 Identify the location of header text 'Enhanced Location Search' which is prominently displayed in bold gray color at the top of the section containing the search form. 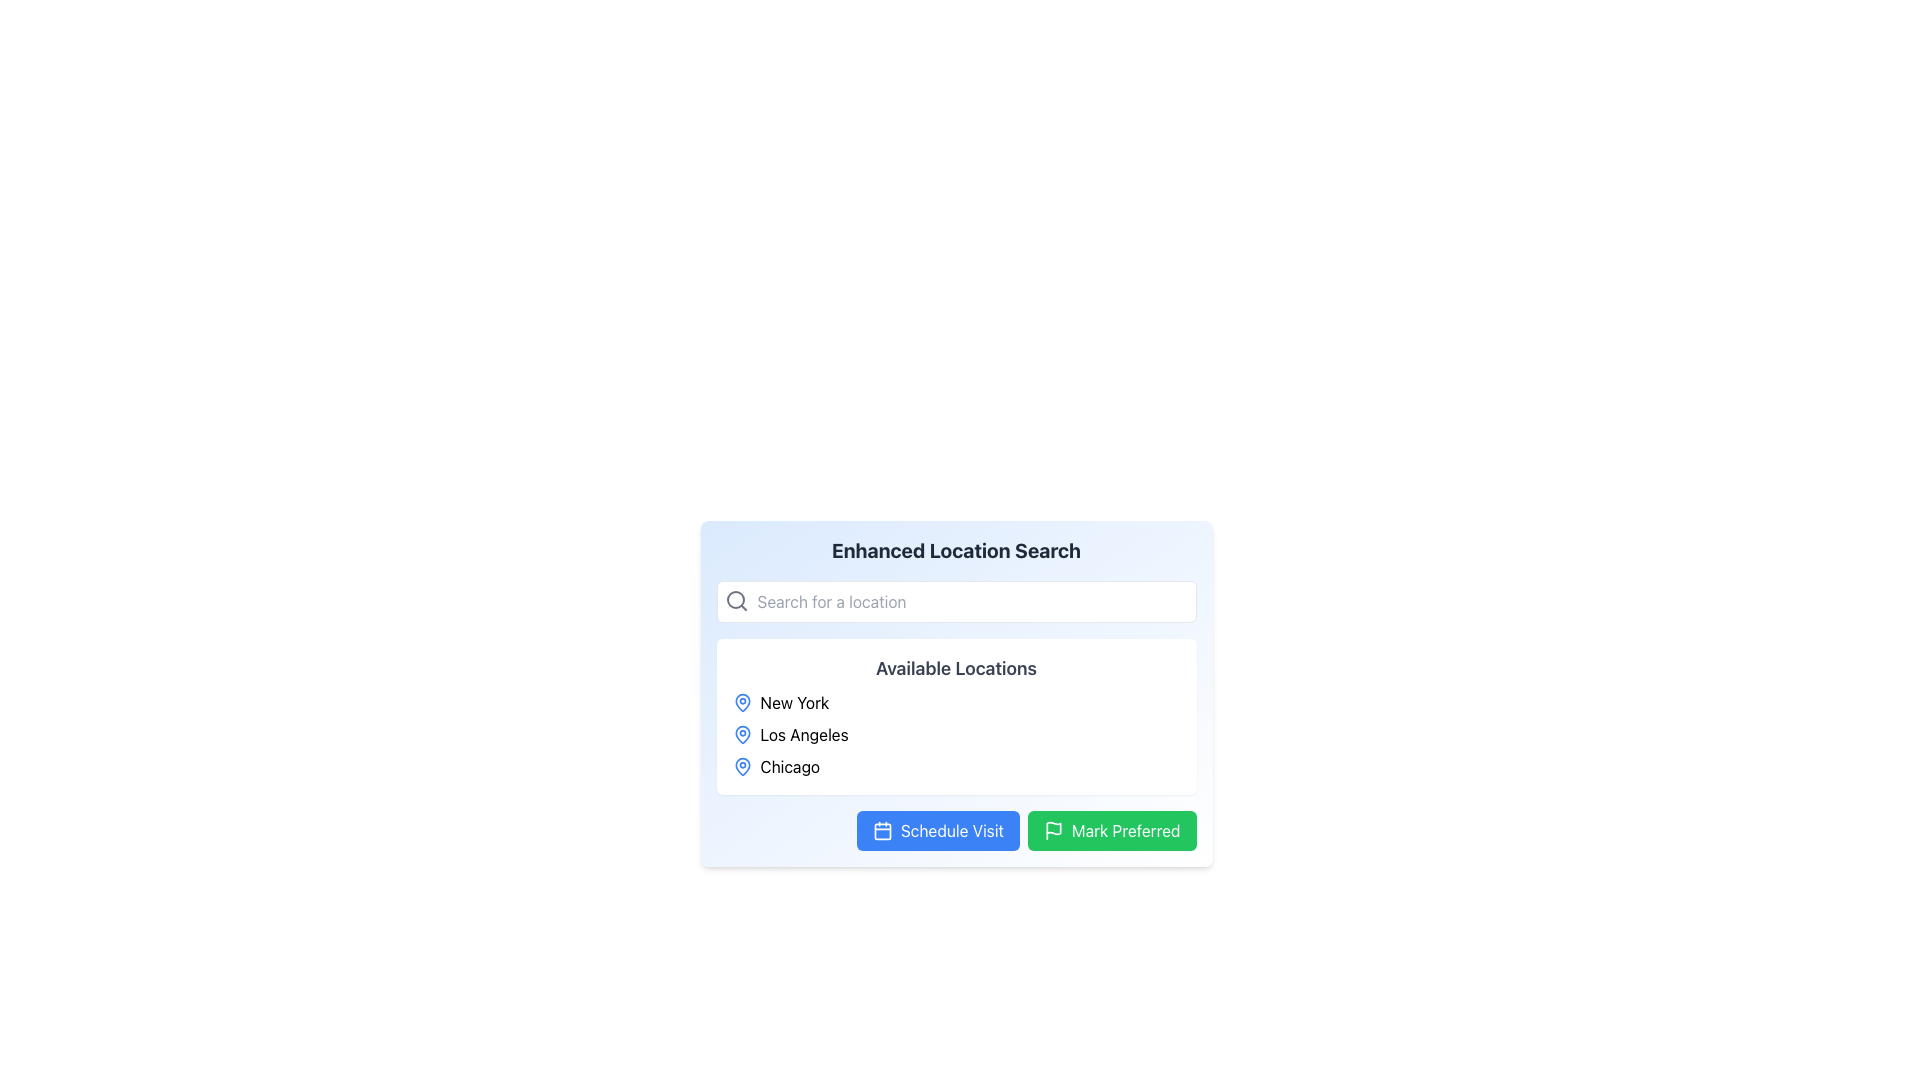
(955, 551).